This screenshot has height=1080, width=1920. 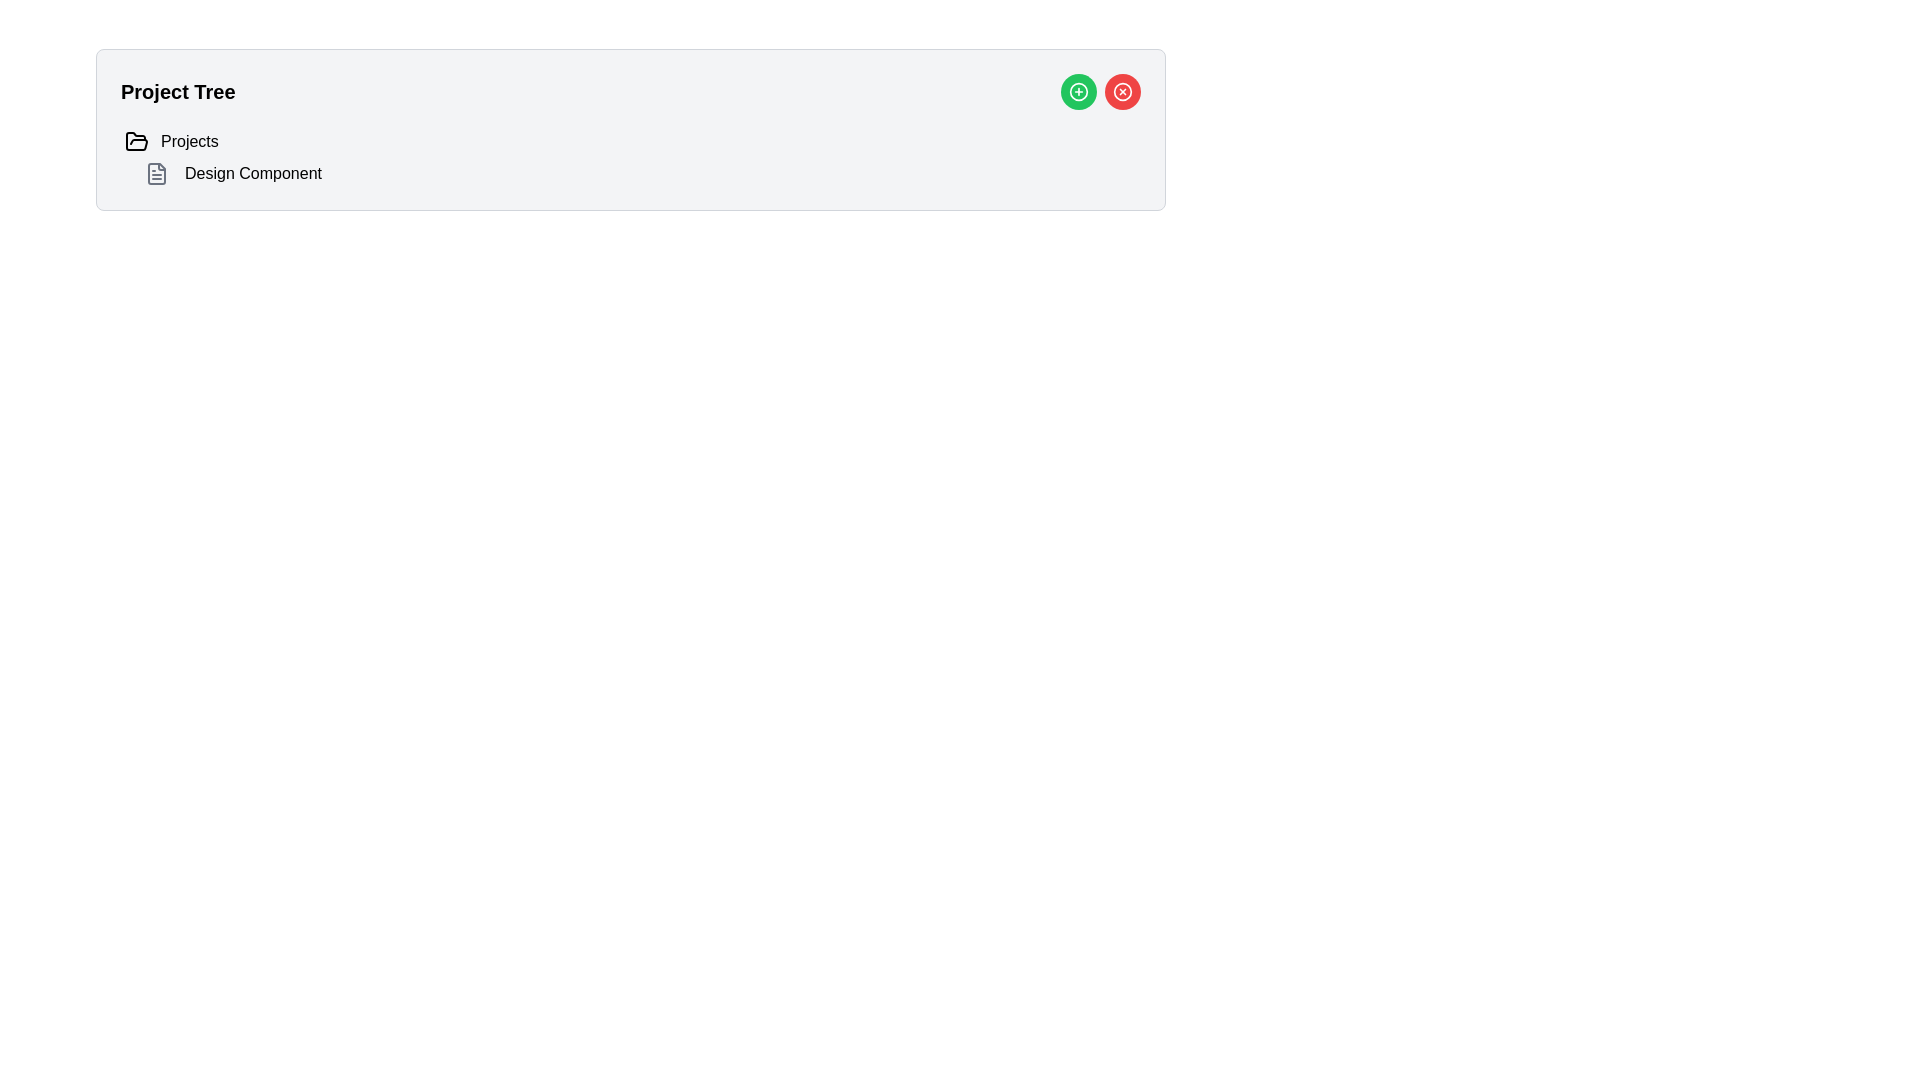 I want to click on the 'Design Component' text label, so click(x=252, y=172).